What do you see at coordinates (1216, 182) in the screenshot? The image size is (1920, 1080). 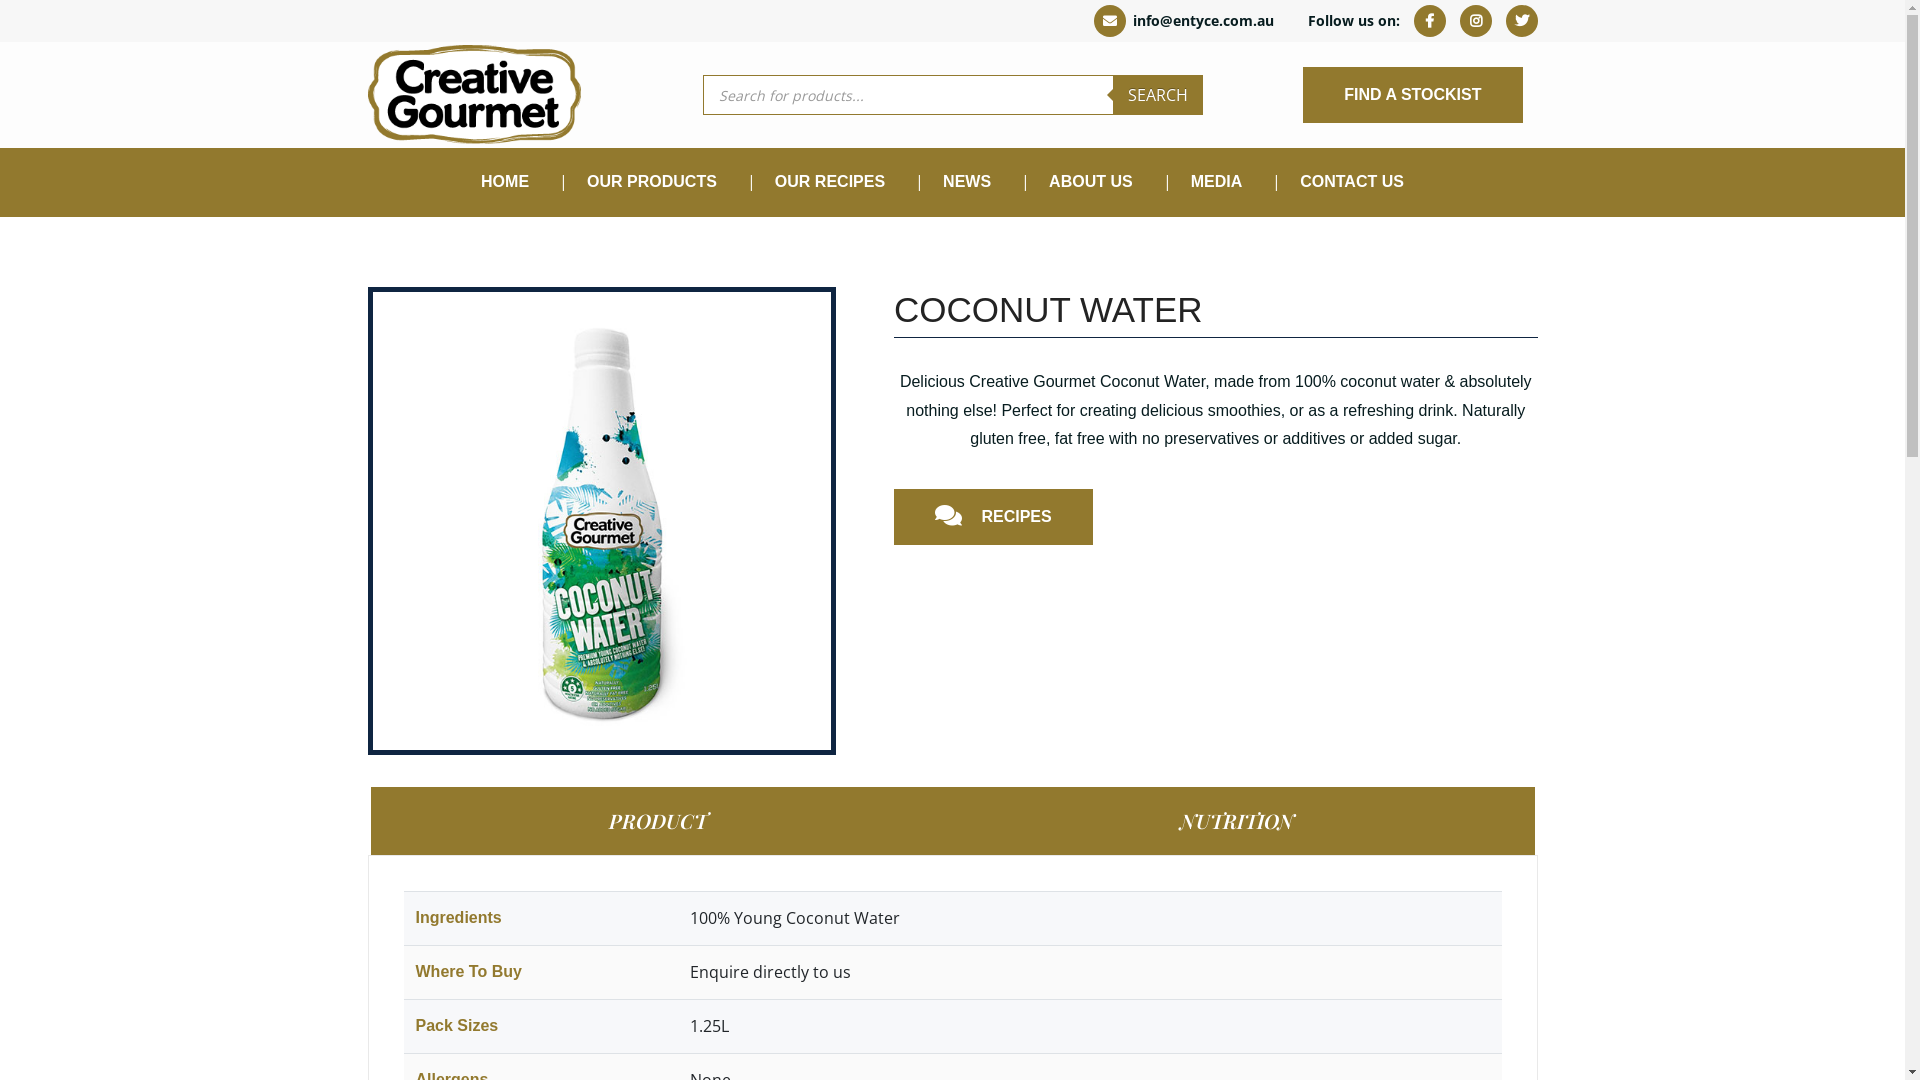 I see `'MEDIA'` at bounding box center [1216, 182].